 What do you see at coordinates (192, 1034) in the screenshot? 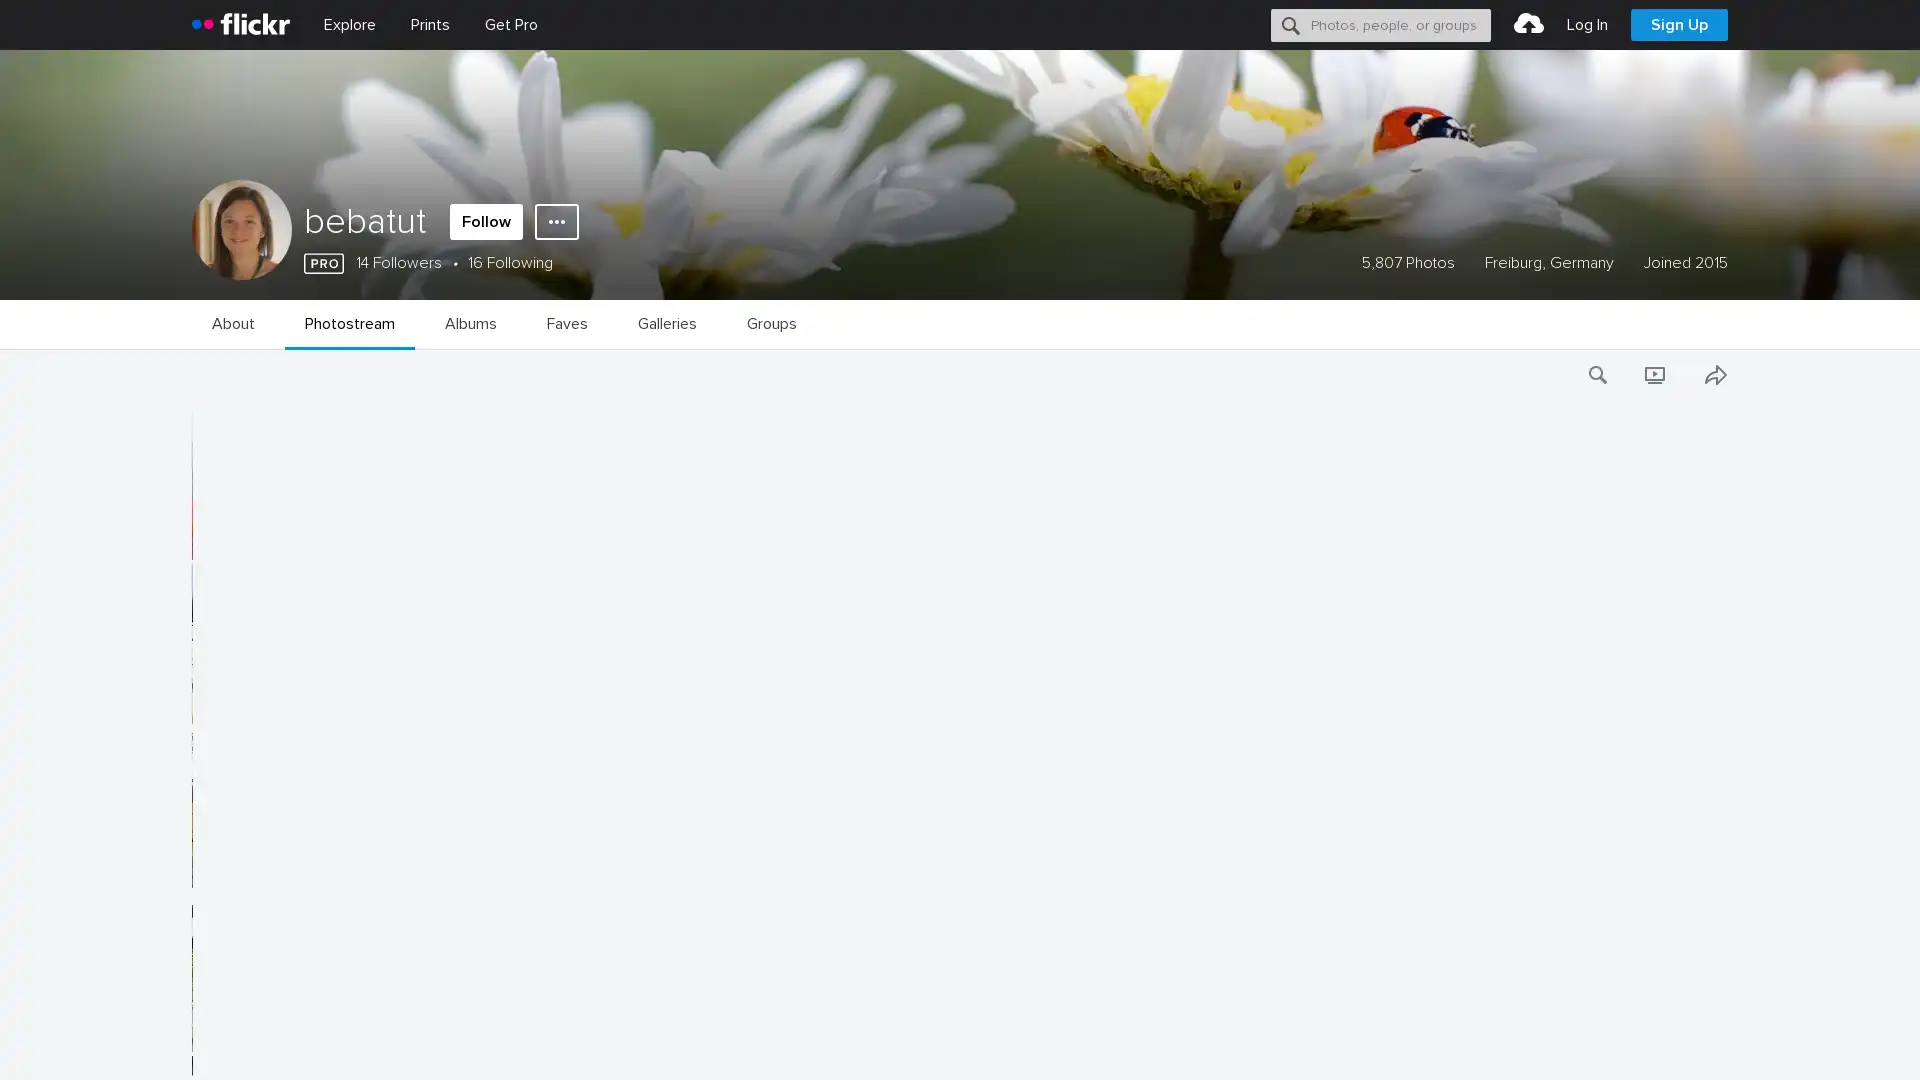
I see `Add to Favorites` at bounding box center [192, 1034].